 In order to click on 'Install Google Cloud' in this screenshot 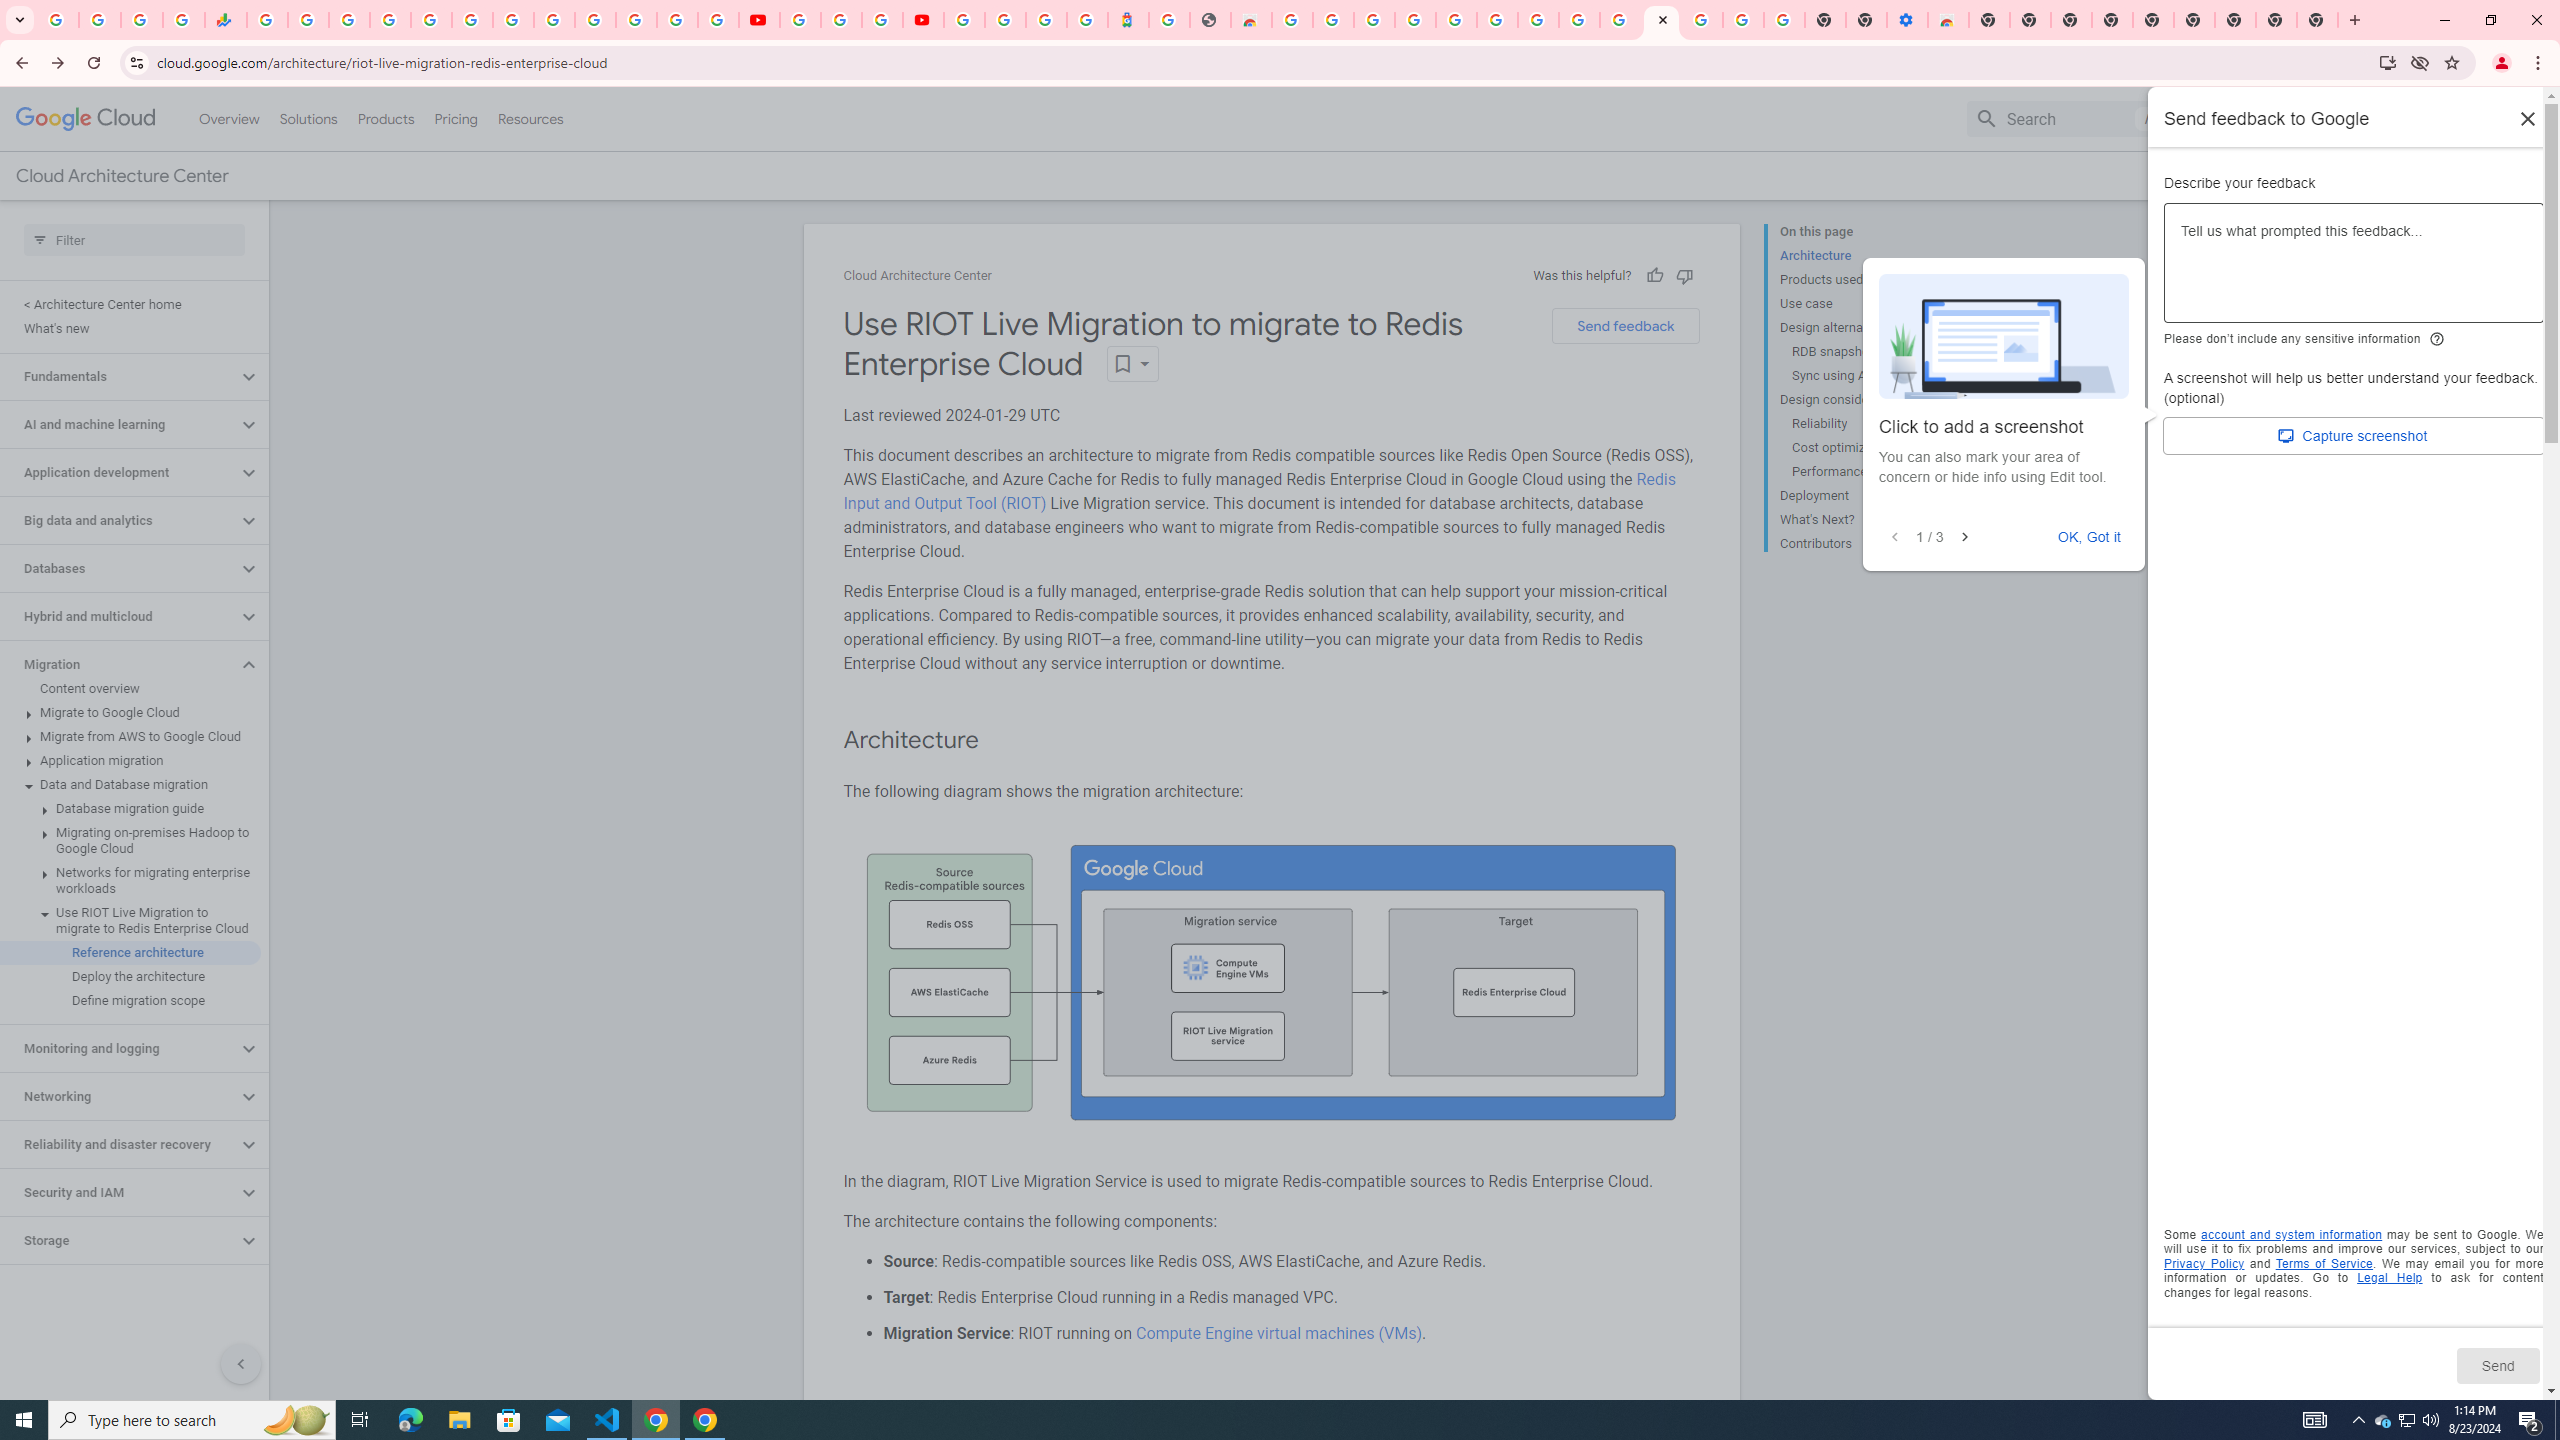, I will do `click(2388, 61)`.